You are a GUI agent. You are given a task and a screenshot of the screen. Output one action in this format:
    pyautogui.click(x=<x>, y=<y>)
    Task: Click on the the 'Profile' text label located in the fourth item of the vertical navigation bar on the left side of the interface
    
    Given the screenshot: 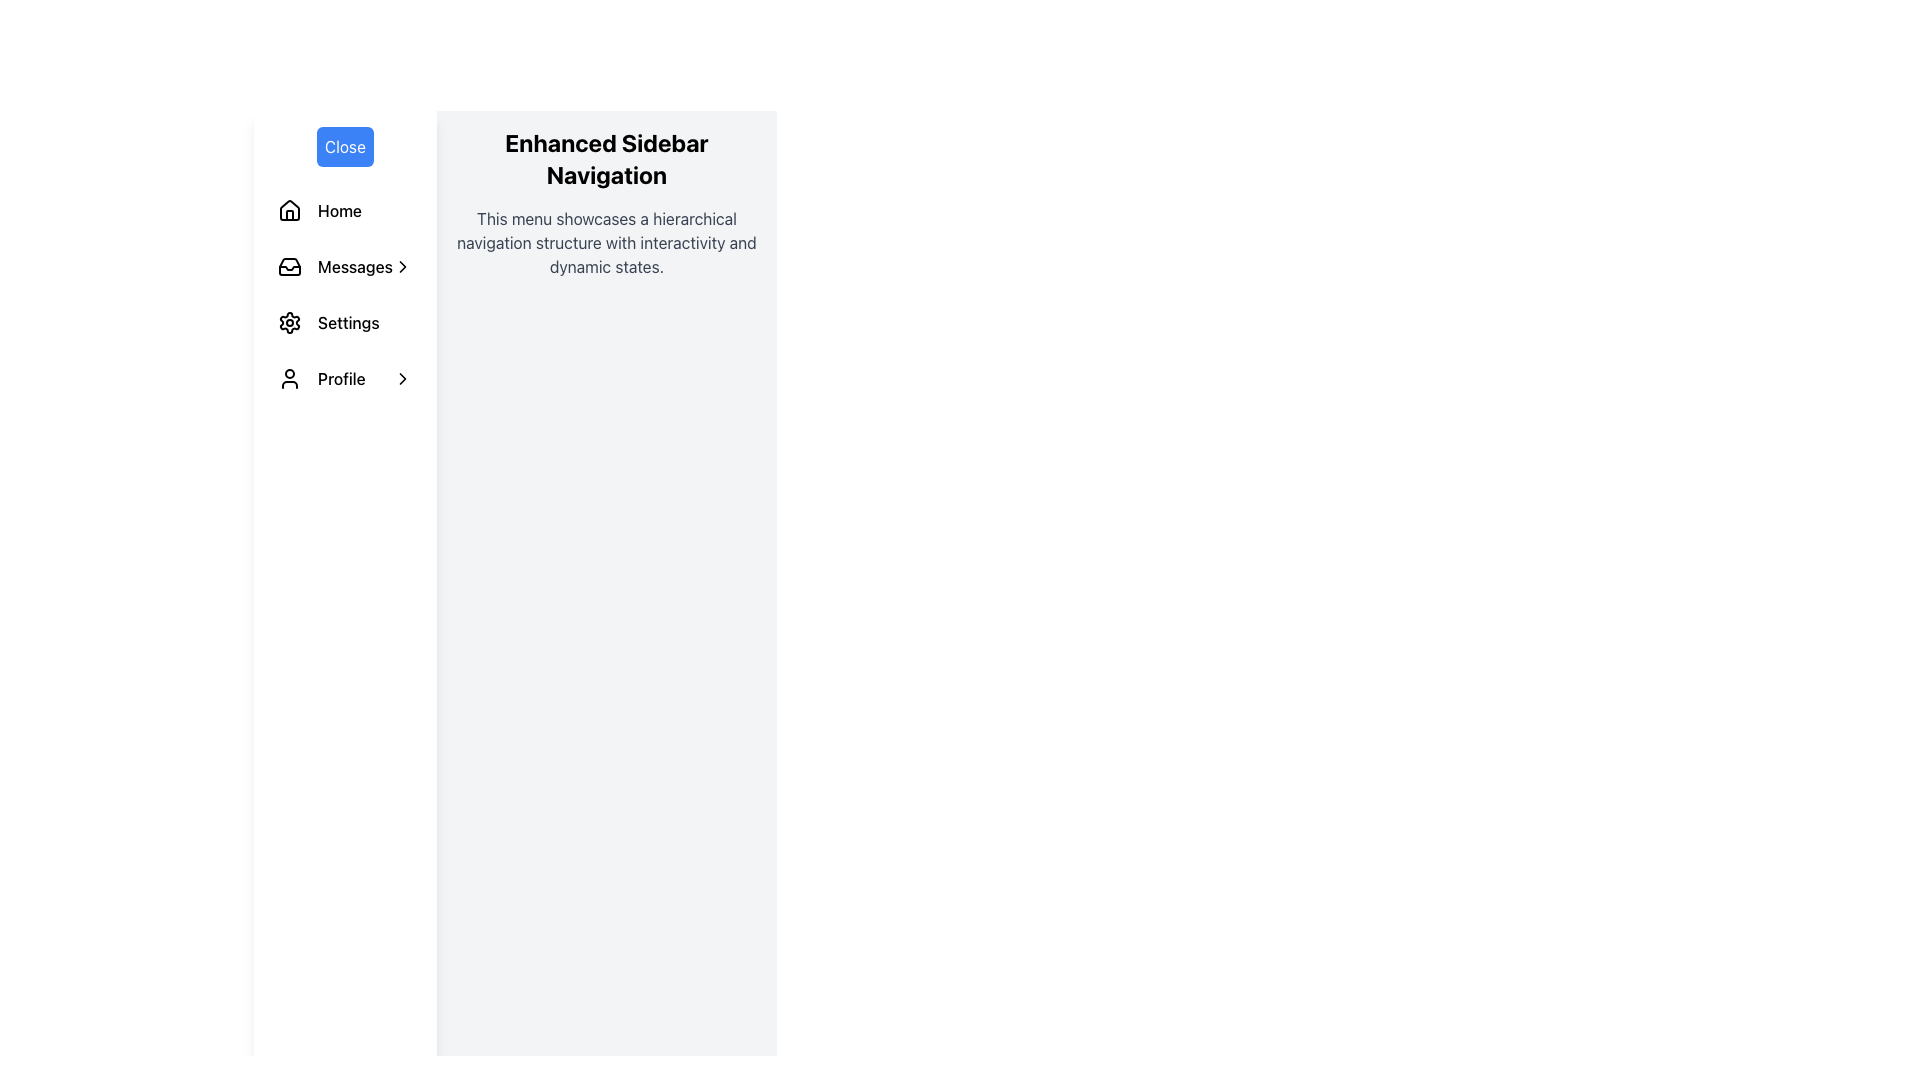 What is the action you would take?
    pyautogui.click(x=355, y=378)
    